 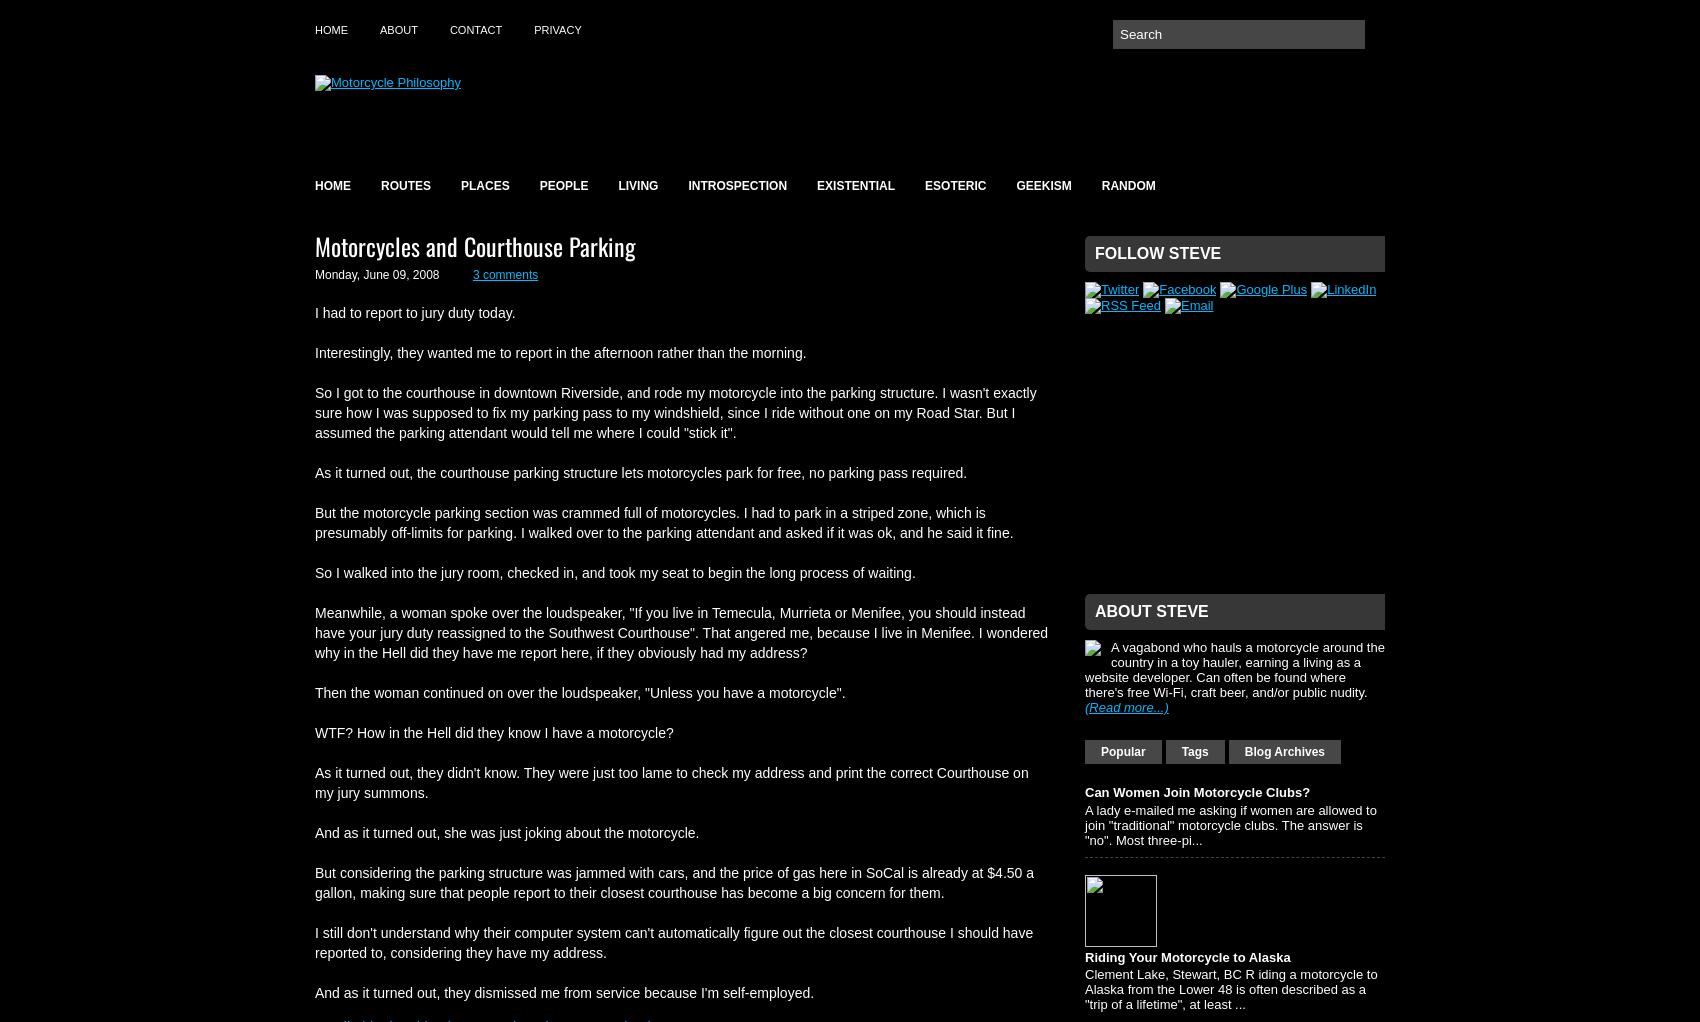 I want to click on 'As it turned out, the courthouse parking structure lets motorcycles park for free, no parking pass required.', so click(x=315, y=471).